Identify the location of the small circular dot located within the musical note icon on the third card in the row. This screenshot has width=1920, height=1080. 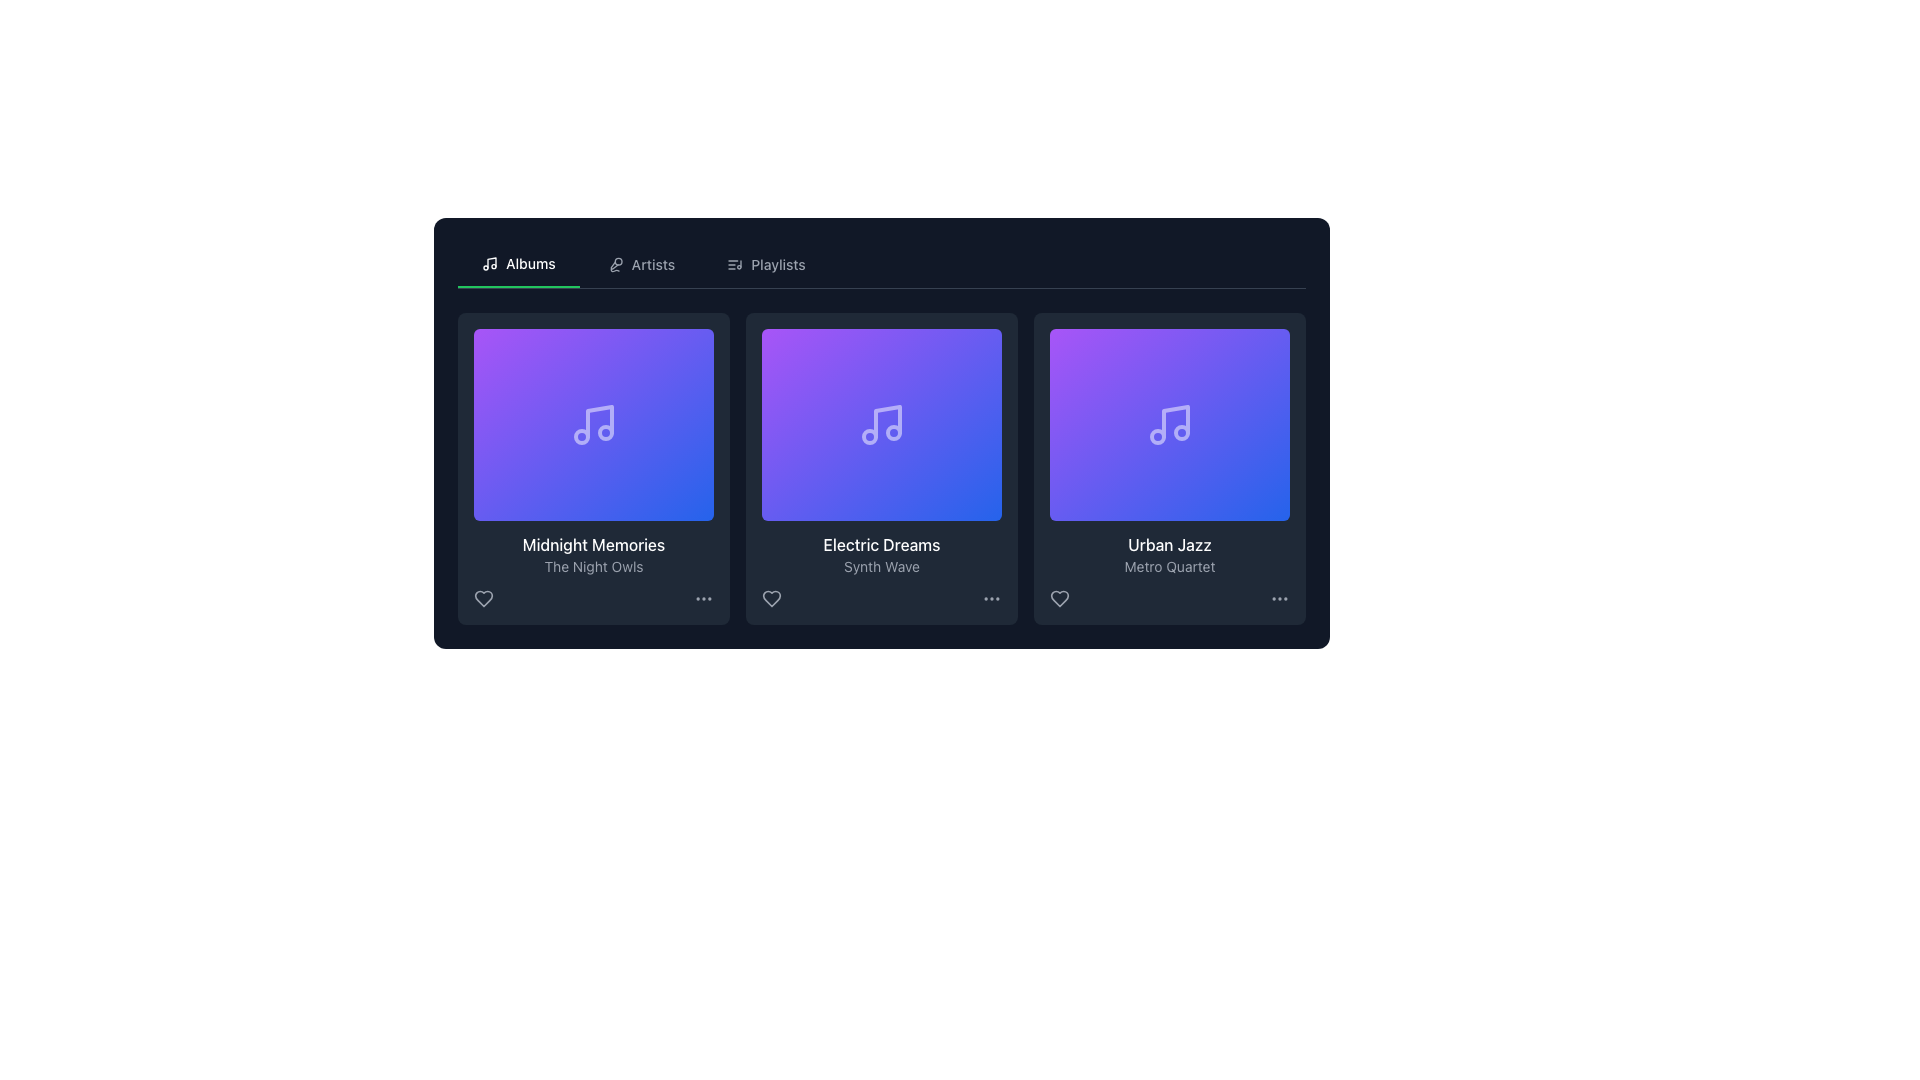
(1181, 431).